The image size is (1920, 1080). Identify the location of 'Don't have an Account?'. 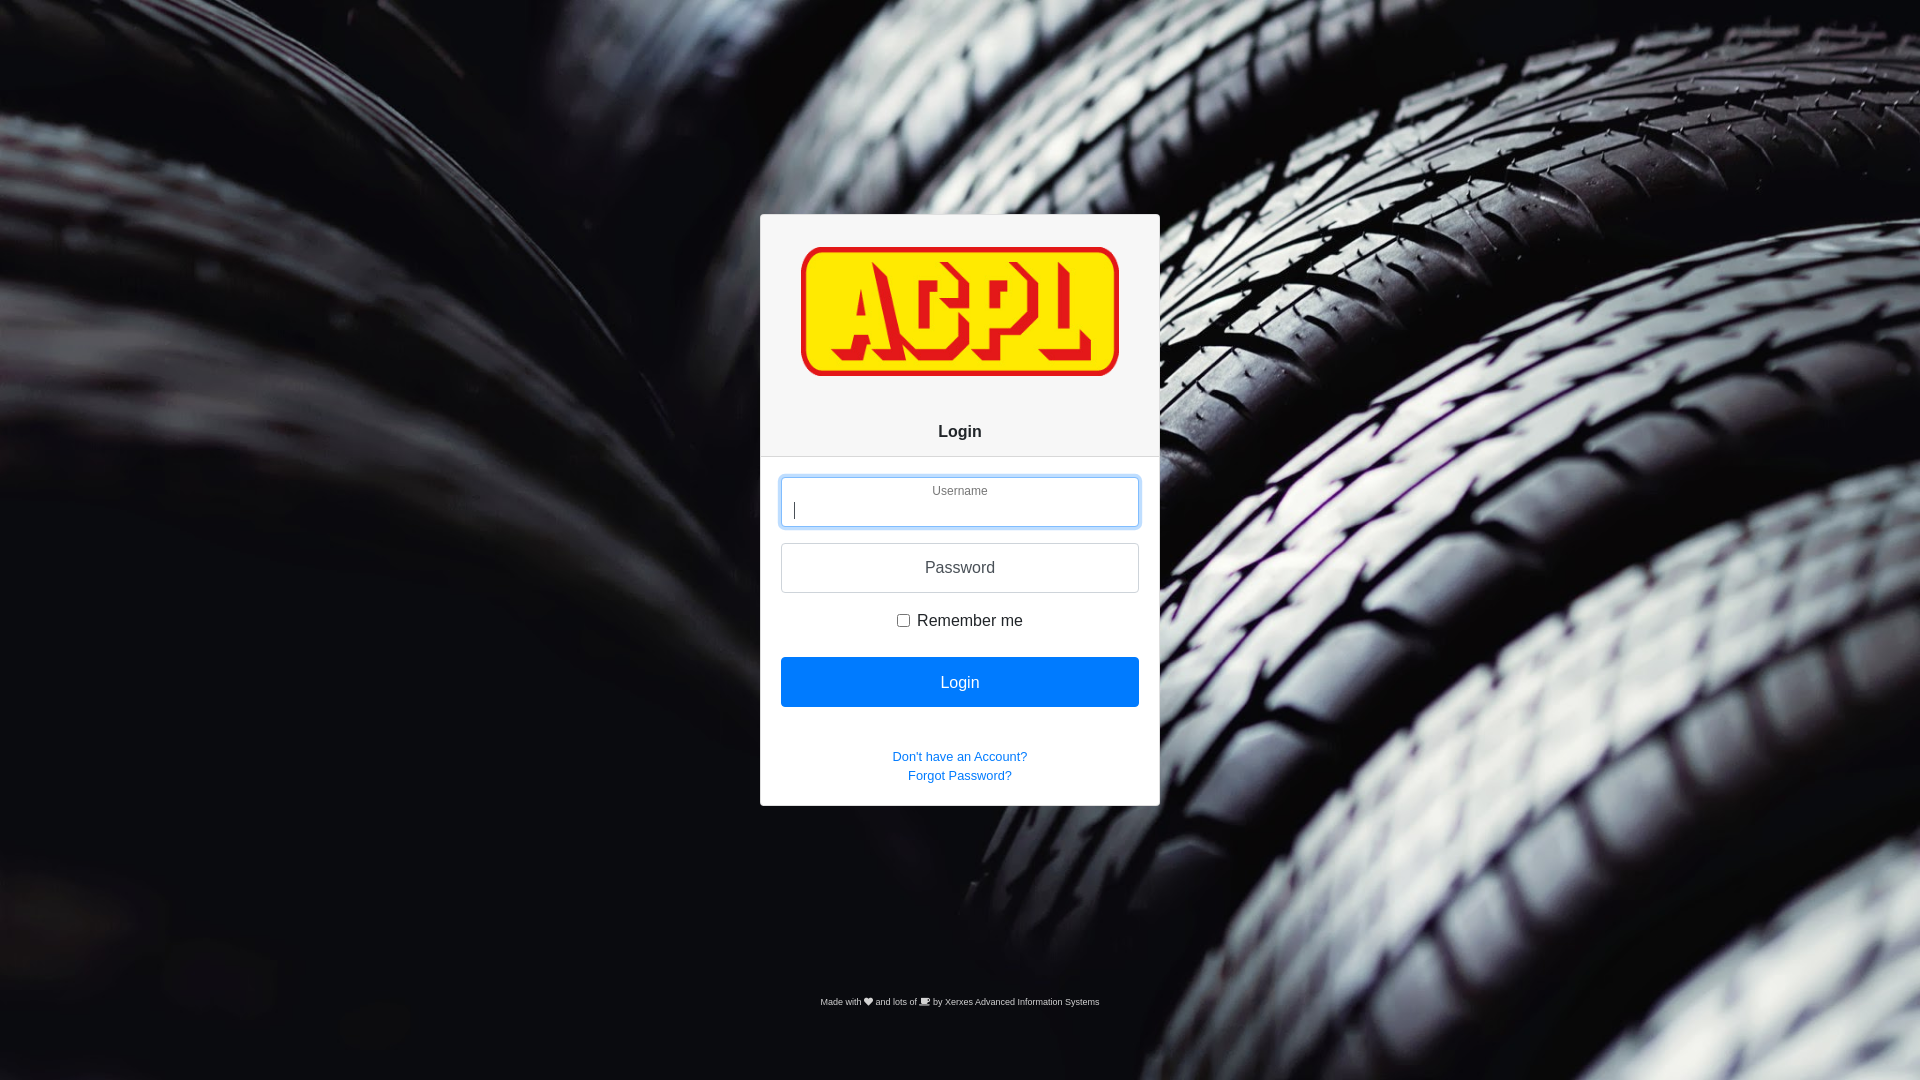
(960, 756).